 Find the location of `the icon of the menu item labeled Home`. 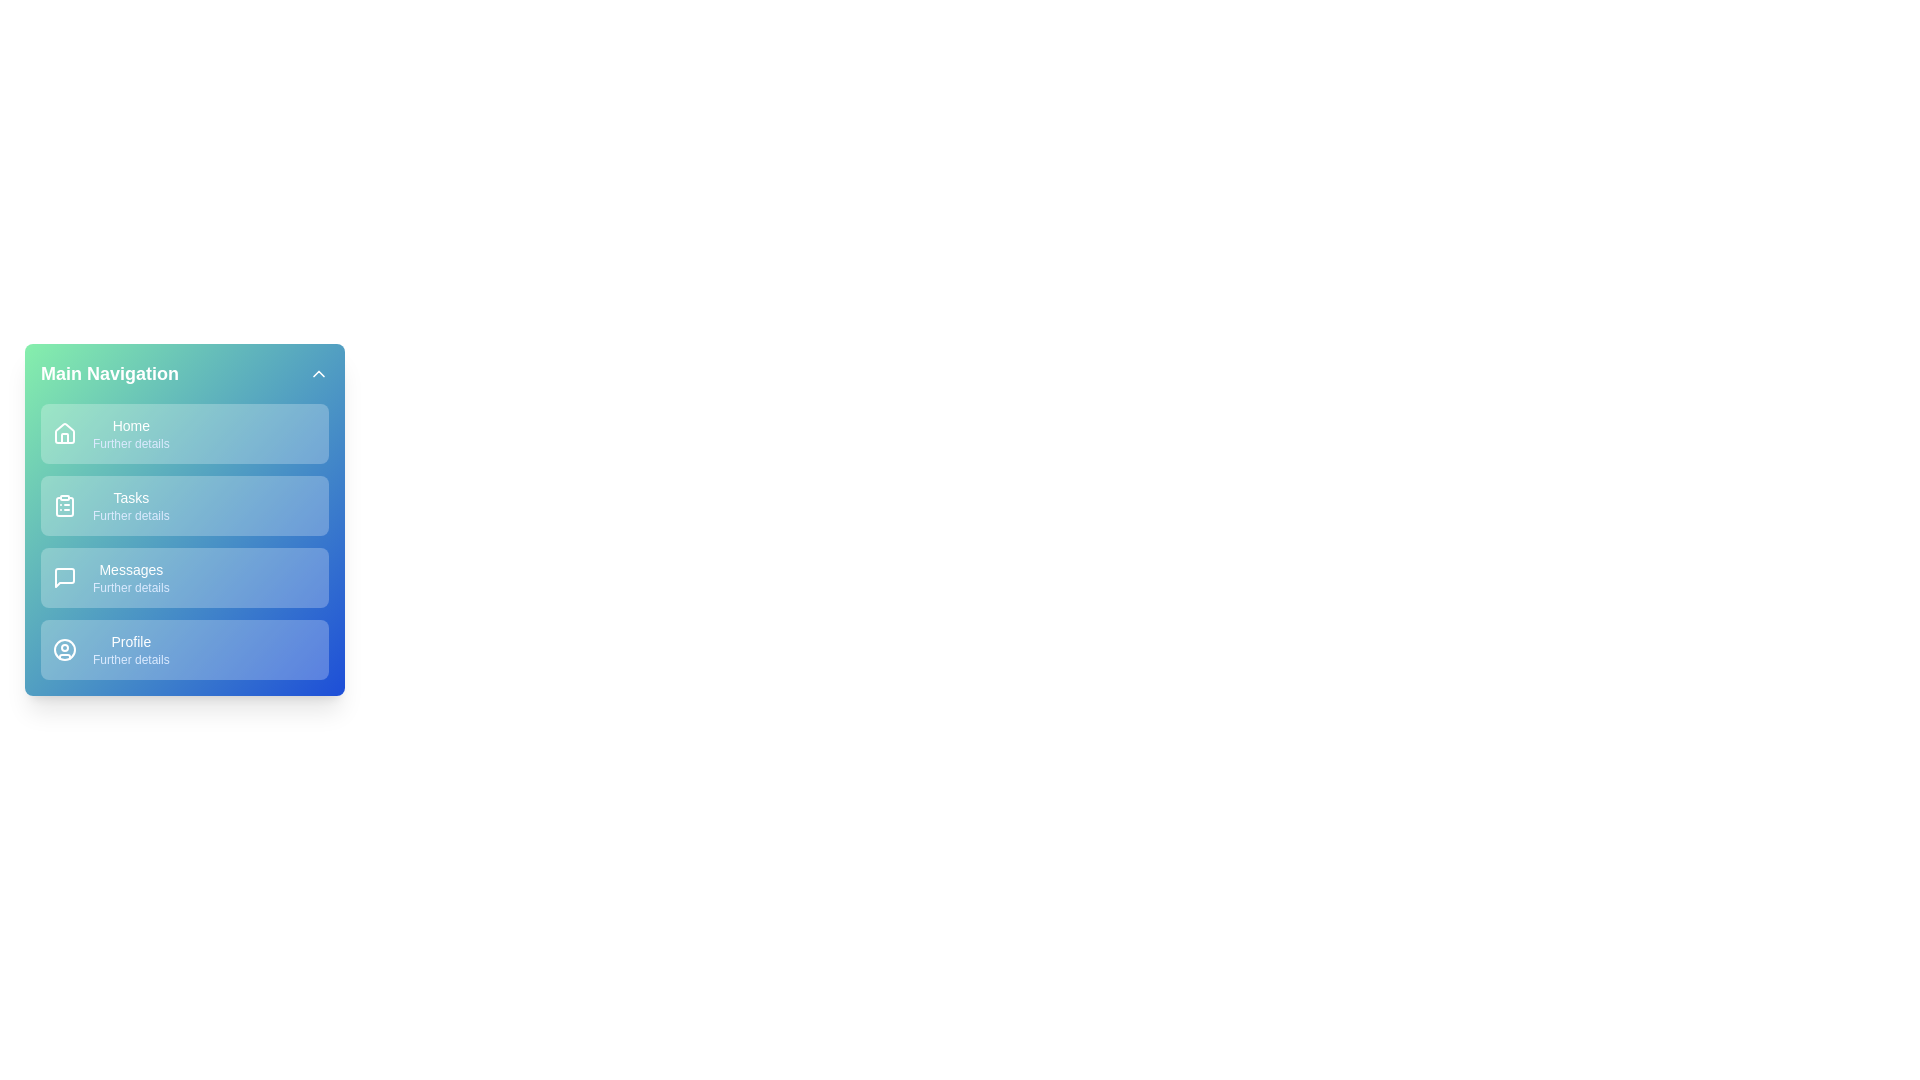

the icon of the menu item labeled Home is located at coordinates (65, 433).